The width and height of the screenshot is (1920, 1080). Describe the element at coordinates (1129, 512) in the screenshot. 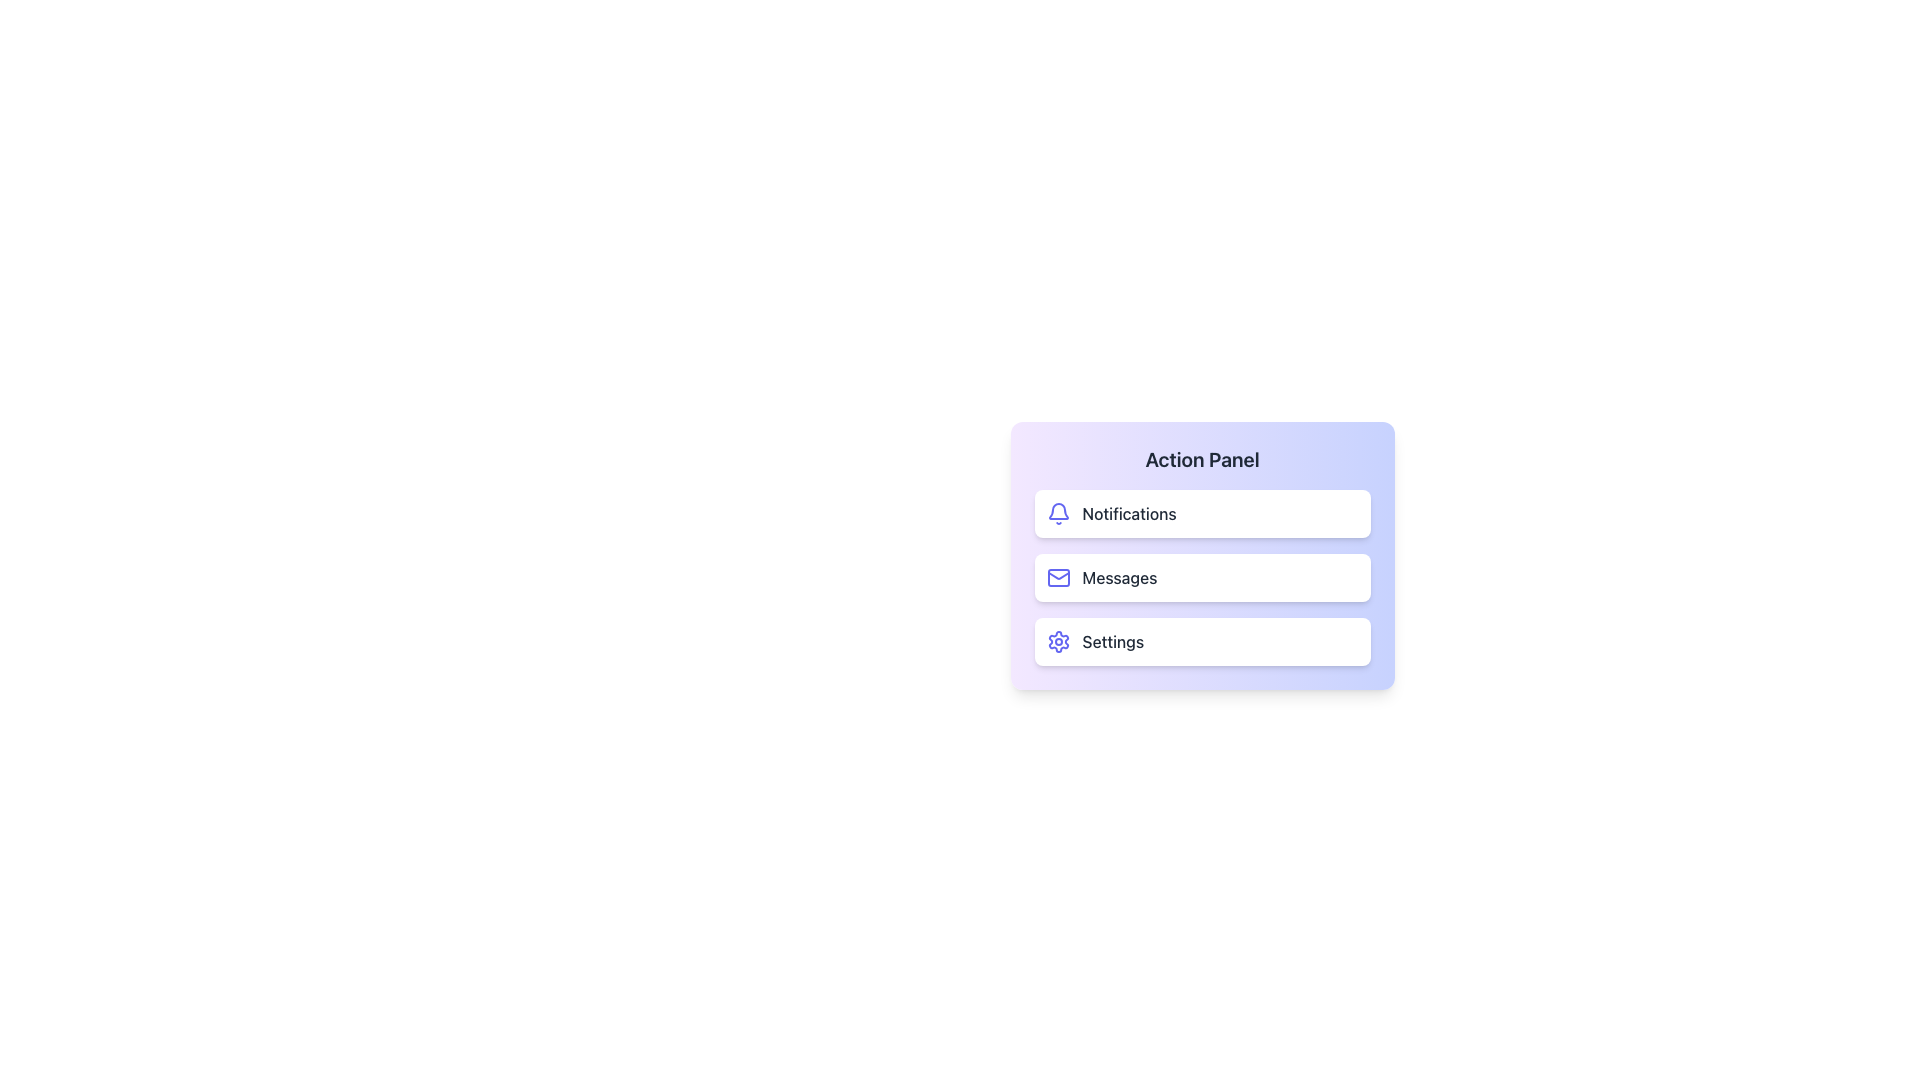

I see `the 'Notifications' text label, which is styled in gray and aligned to the right of a bell icon in the Action Panel` at that location.